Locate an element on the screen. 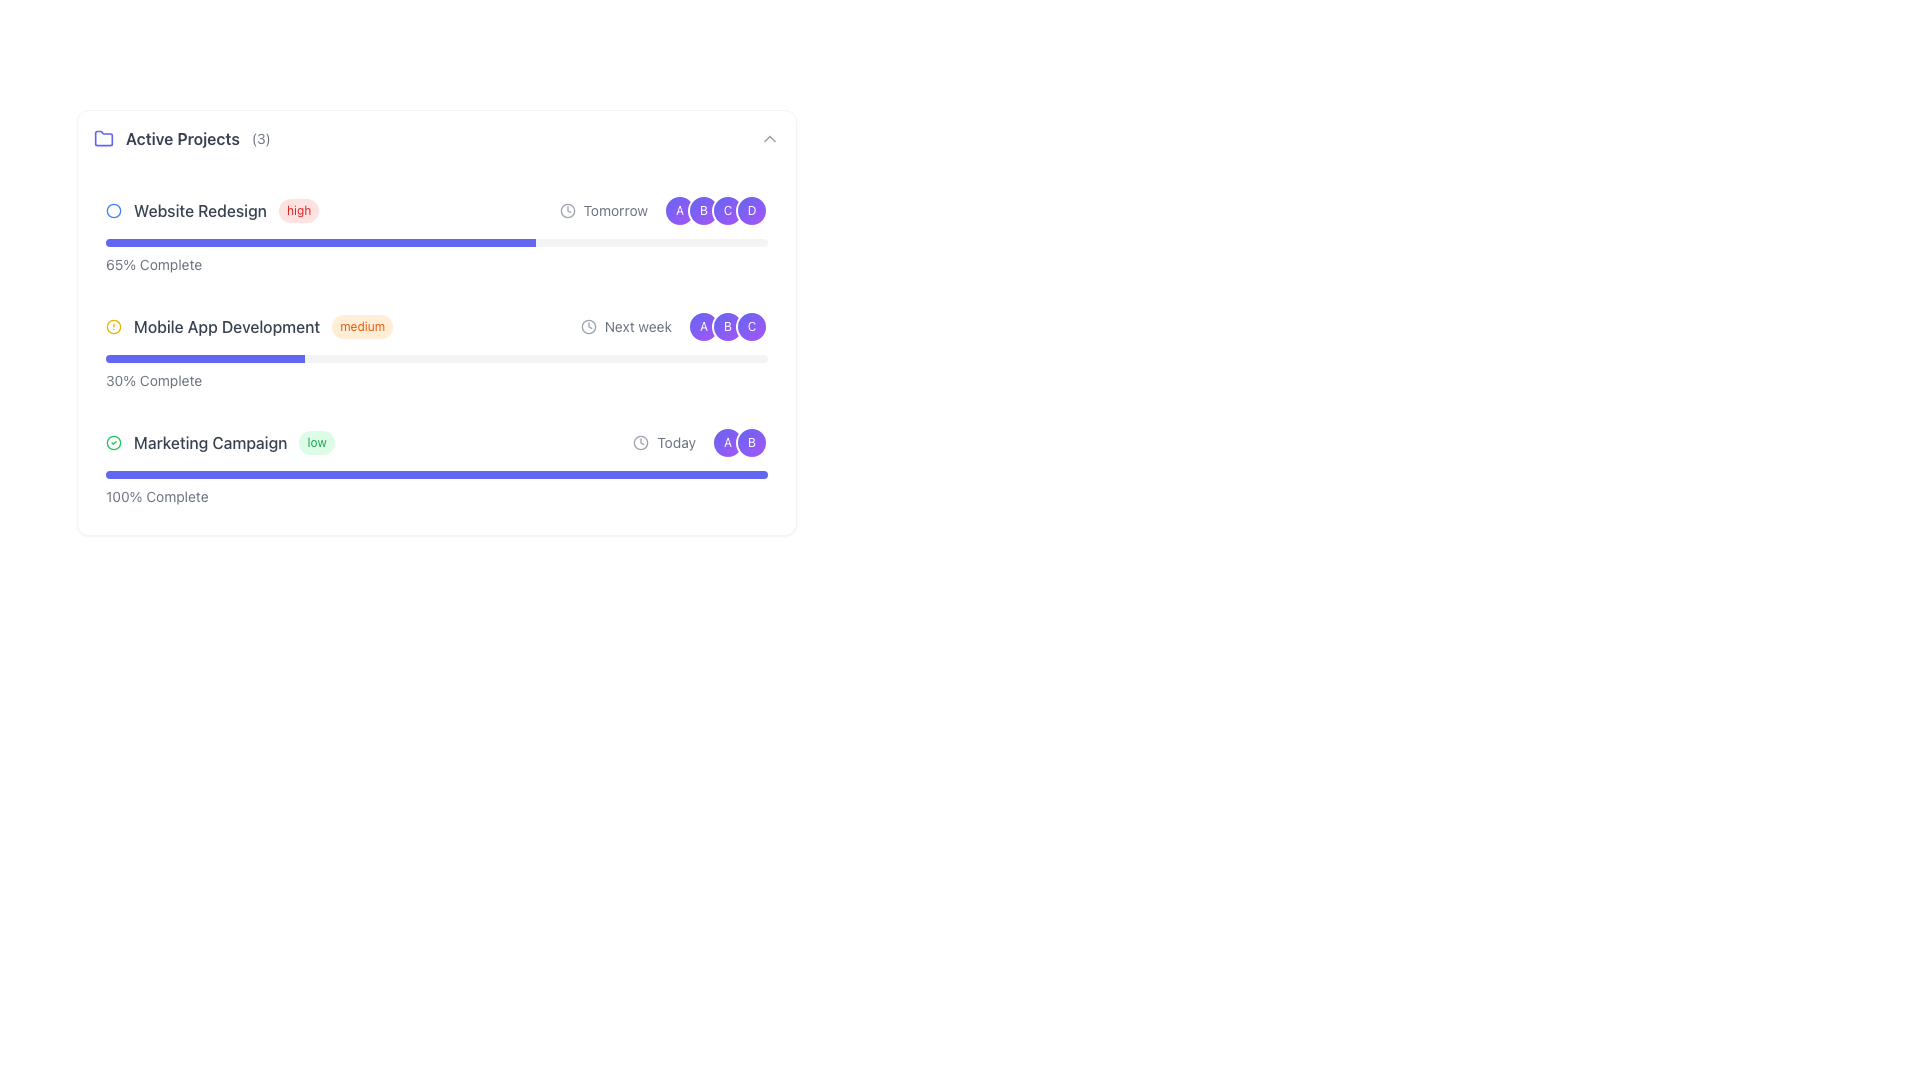 Image resolution: width=1920 pixels, height=1080 pixels. the second text label in the 'Active Projects' section, which identifies a specific project positioned between 'Website Redesign' and 'Marketing Campaign' is located at coordinates (227, 326).